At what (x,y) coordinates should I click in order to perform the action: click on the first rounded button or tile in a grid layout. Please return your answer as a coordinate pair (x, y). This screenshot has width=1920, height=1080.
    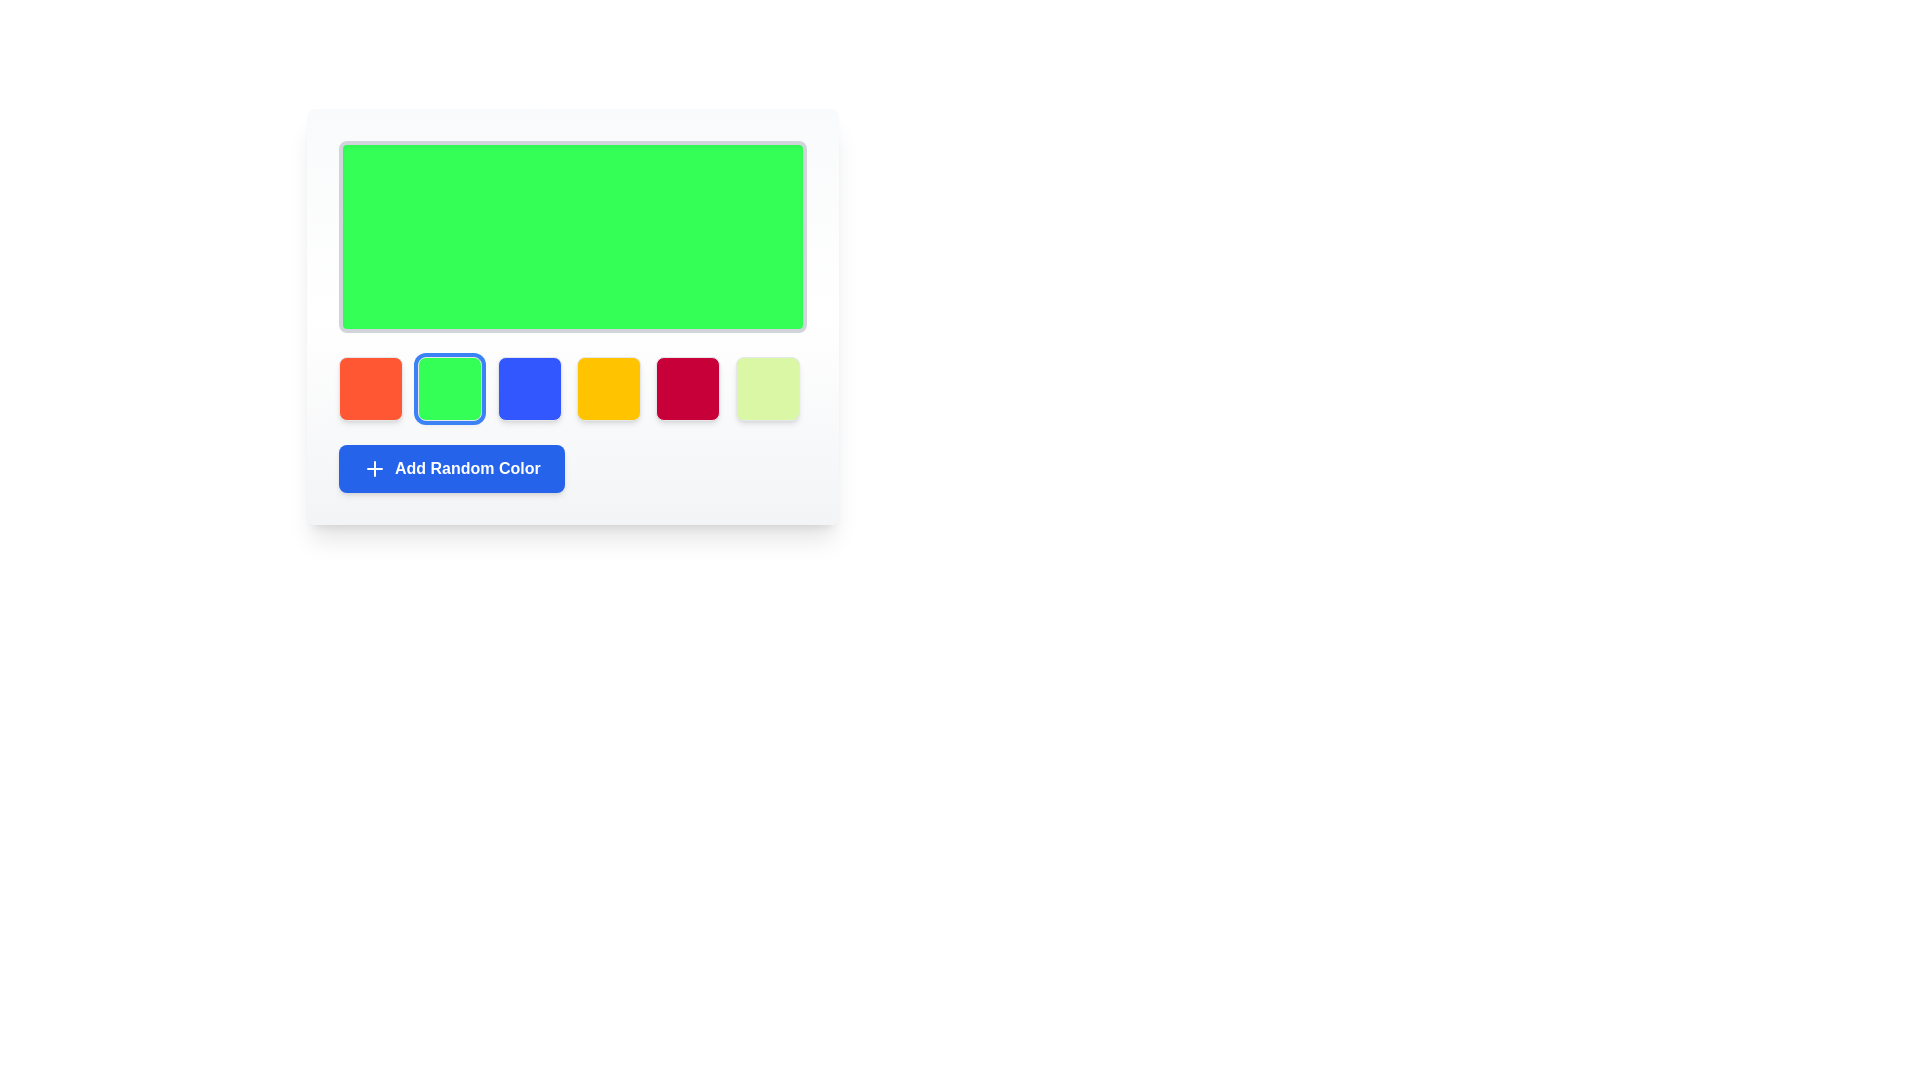
    Looking at the image, I should click on (370, 389).